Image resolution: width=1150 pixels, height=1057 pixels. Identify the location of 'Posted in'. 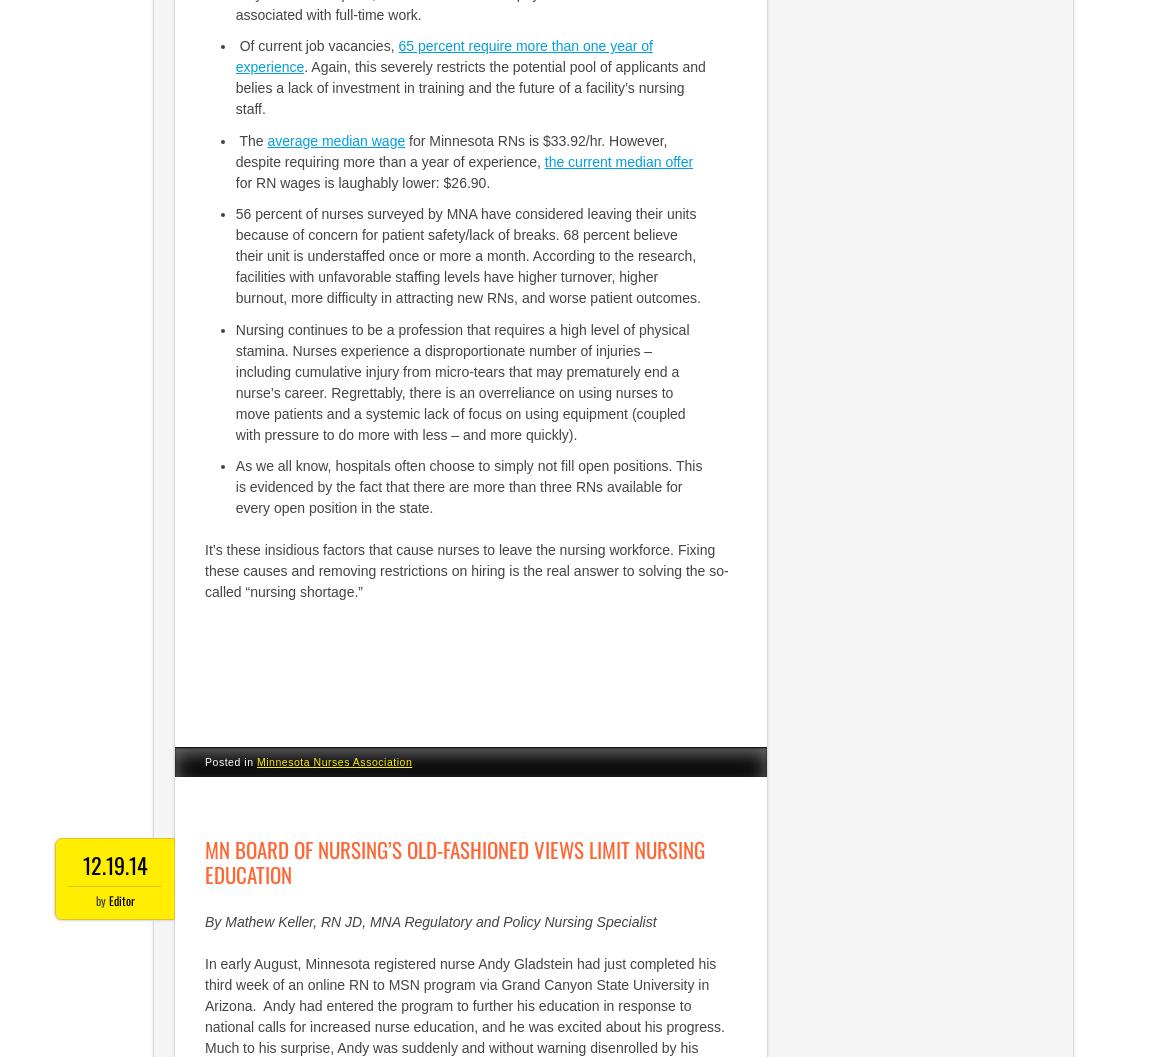
(229, 761).